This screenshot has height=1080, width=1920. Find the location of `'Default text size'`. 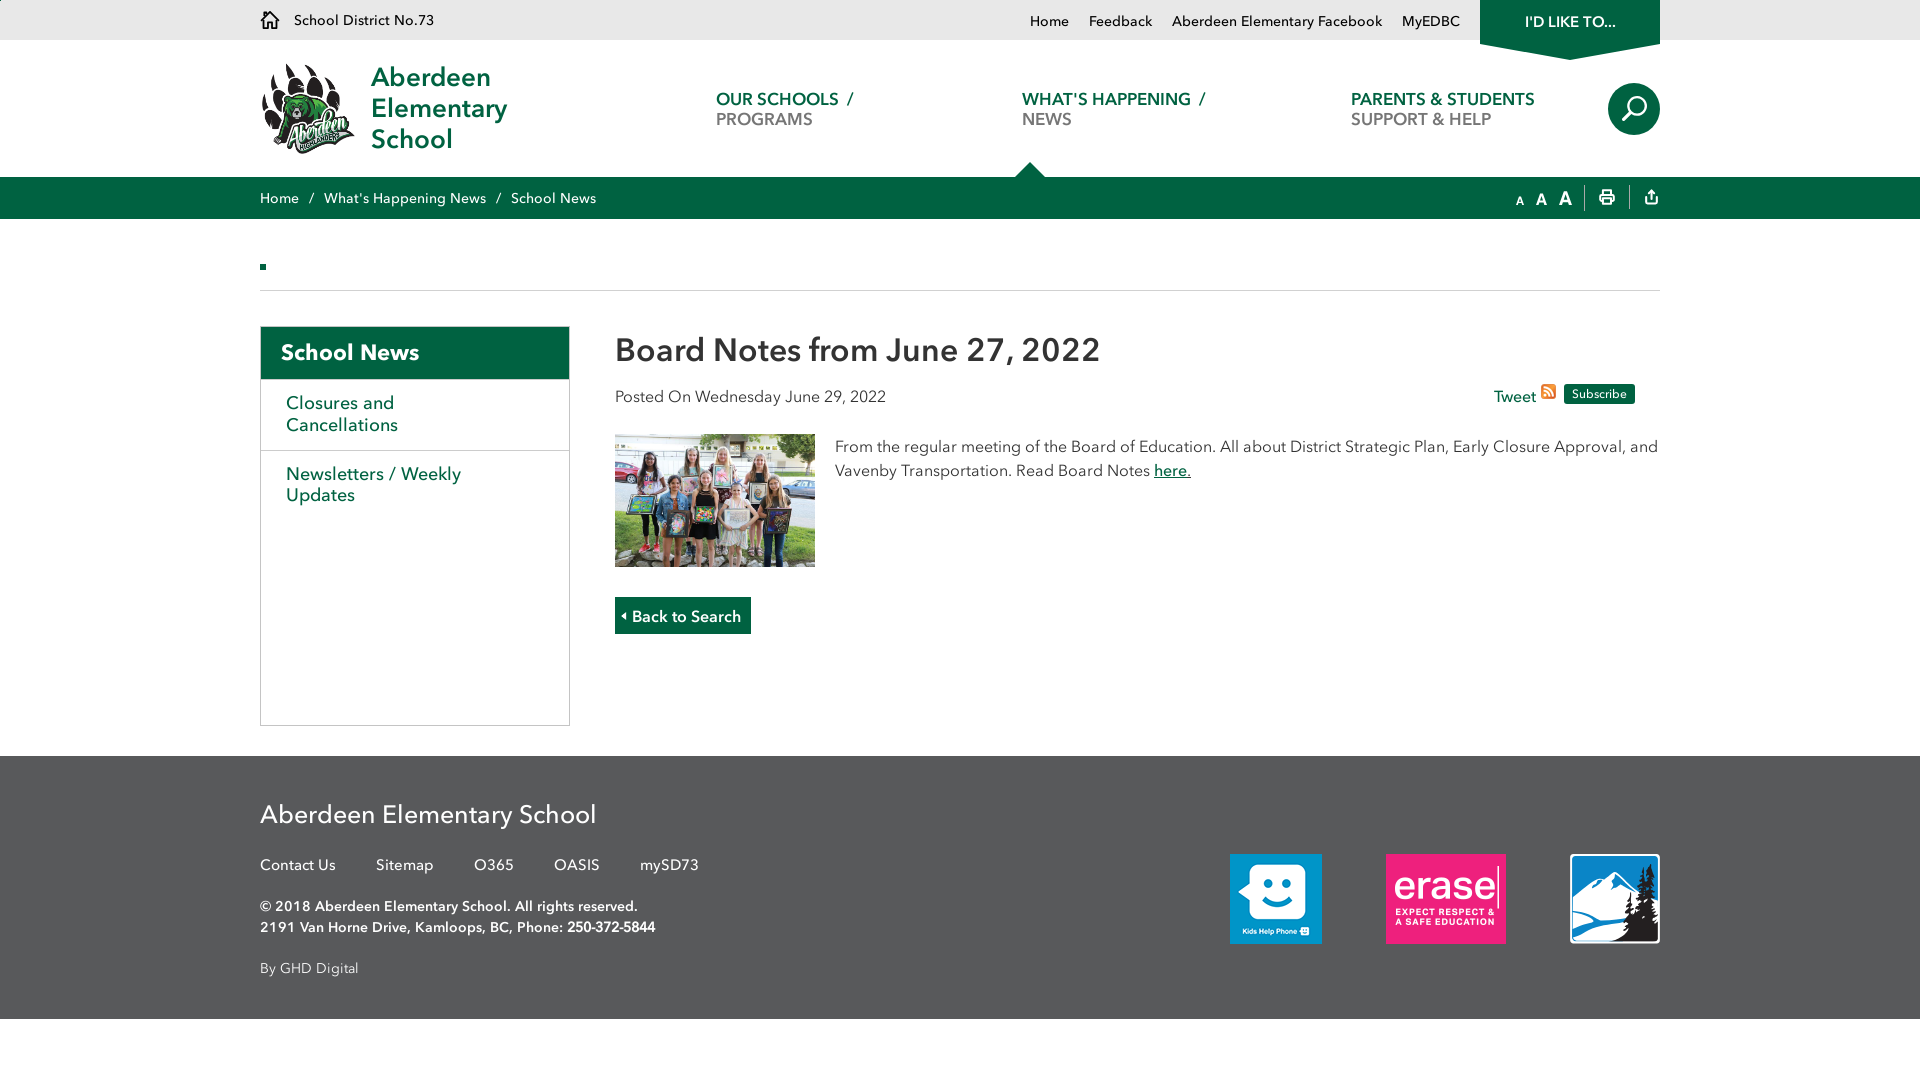

'Default text size' is located at coordinates (1535, 199).